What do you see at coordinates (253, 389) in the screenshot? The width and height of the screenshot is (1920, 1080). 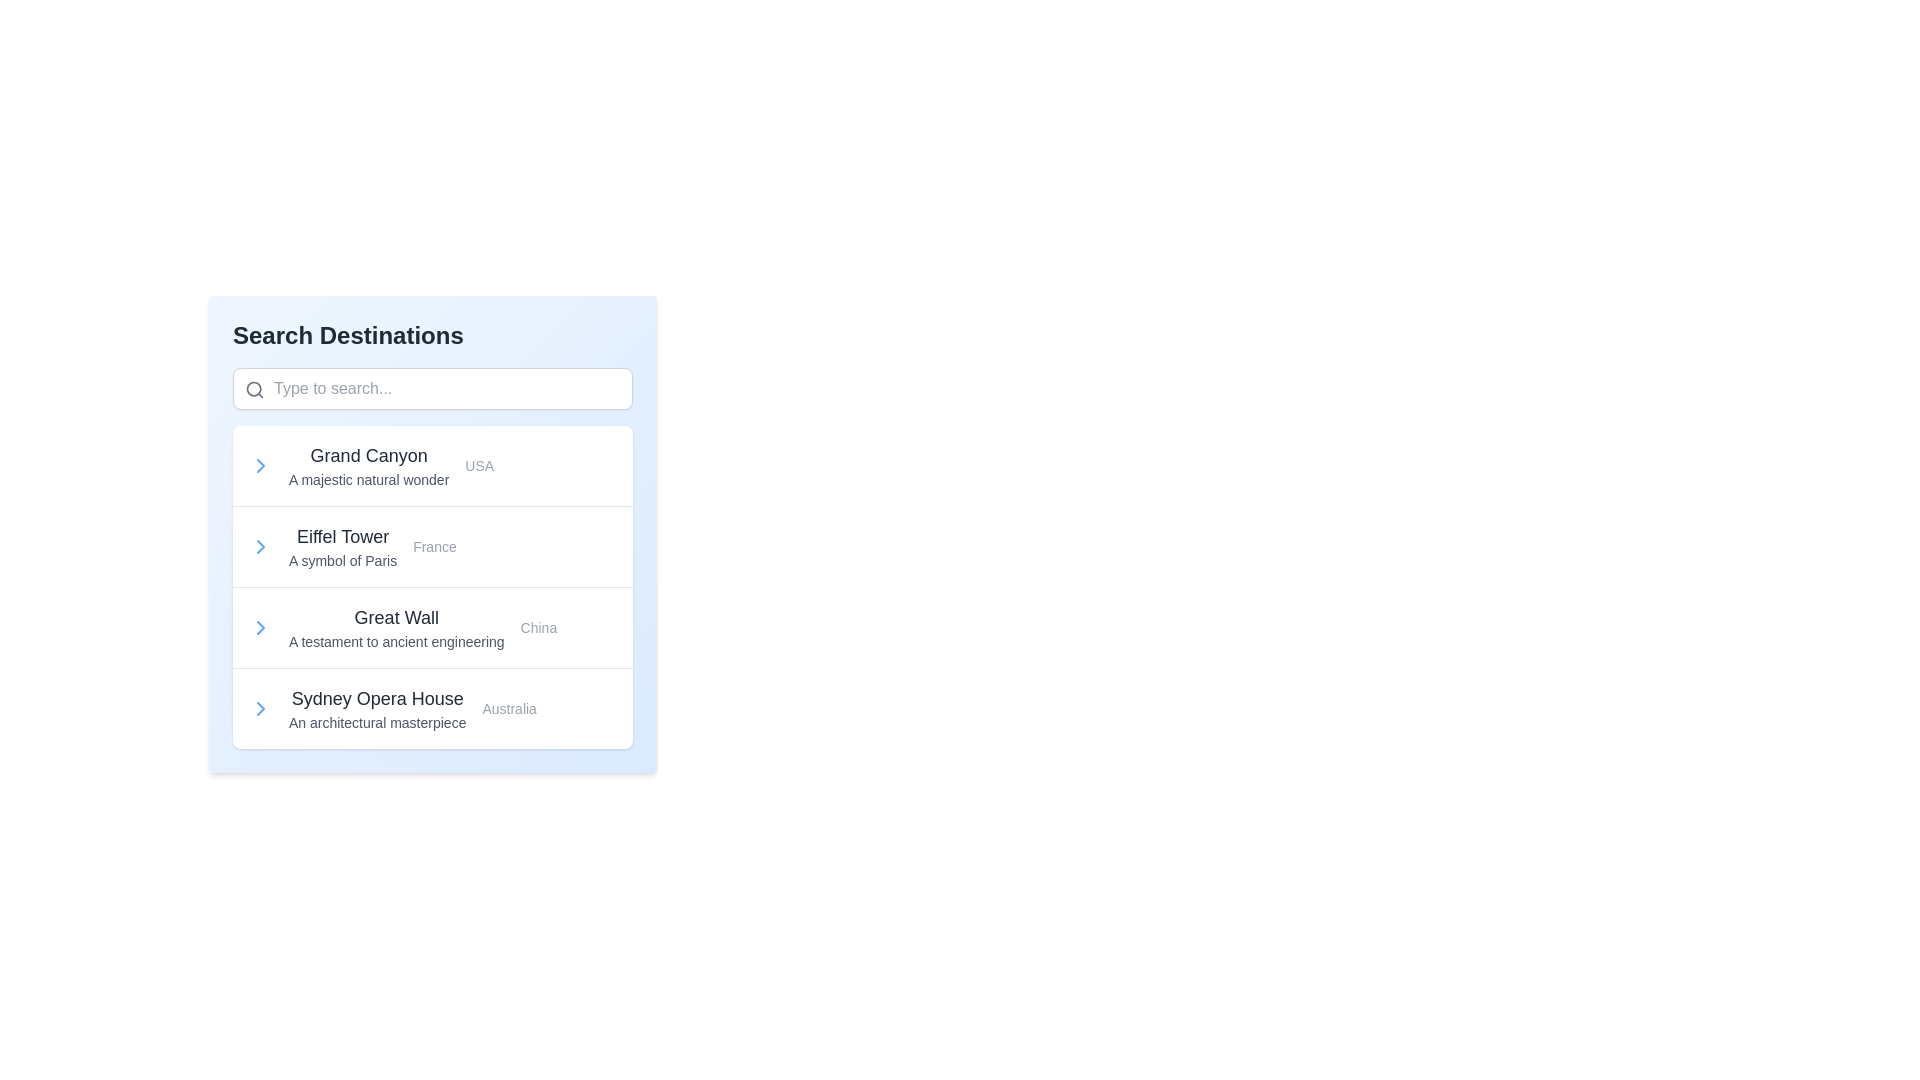 I see `the SVG Circle Element that represents the magnifying glass lens in the search icon located at the top-left corner of the input field under the 'Search Destinations' heading` at bounding box center [253, 389].